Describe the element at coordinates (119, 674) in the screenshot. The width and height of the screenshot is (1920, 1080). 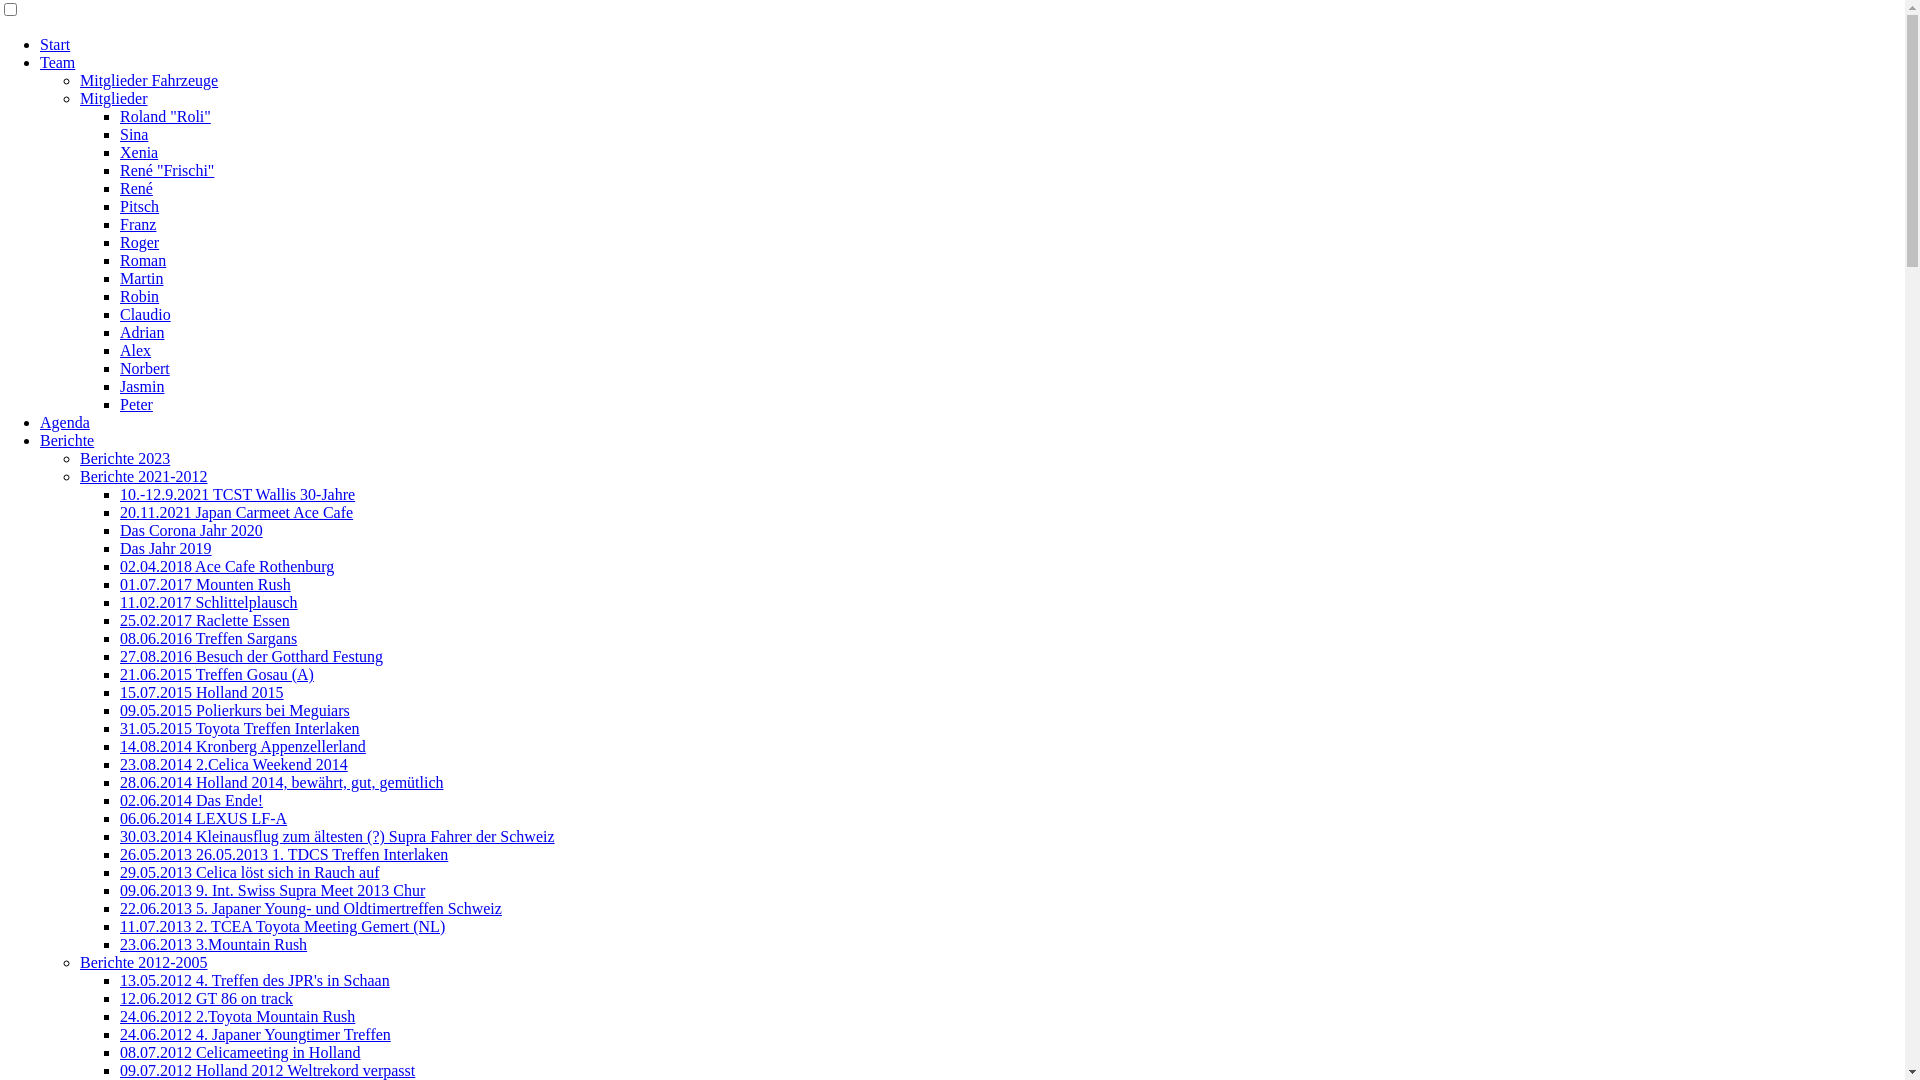
I see `'21.06.2015 Treffen Gosau (A)'` at that location.